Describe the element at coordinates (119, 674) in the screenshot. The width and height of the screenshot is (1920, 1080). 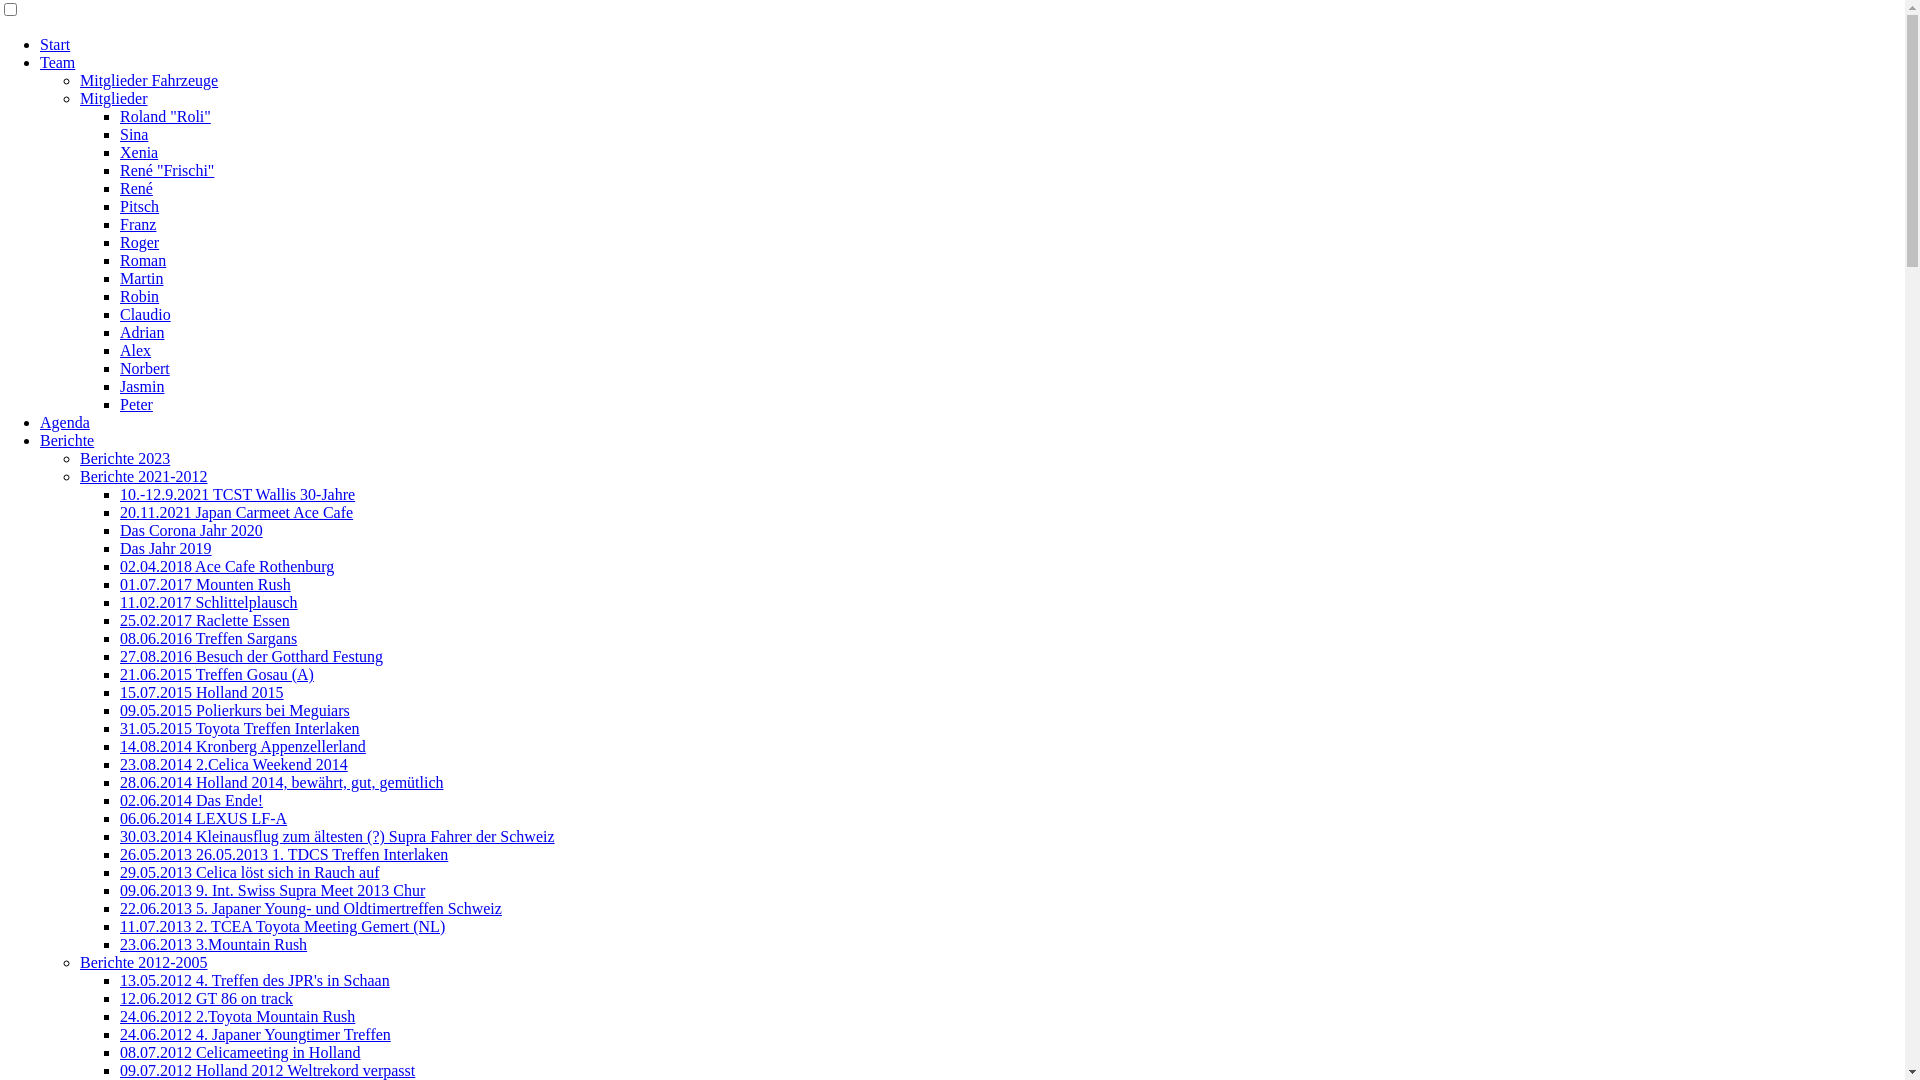
I see `'21.06.2015 Treffen Gosau (A)'` at that location.